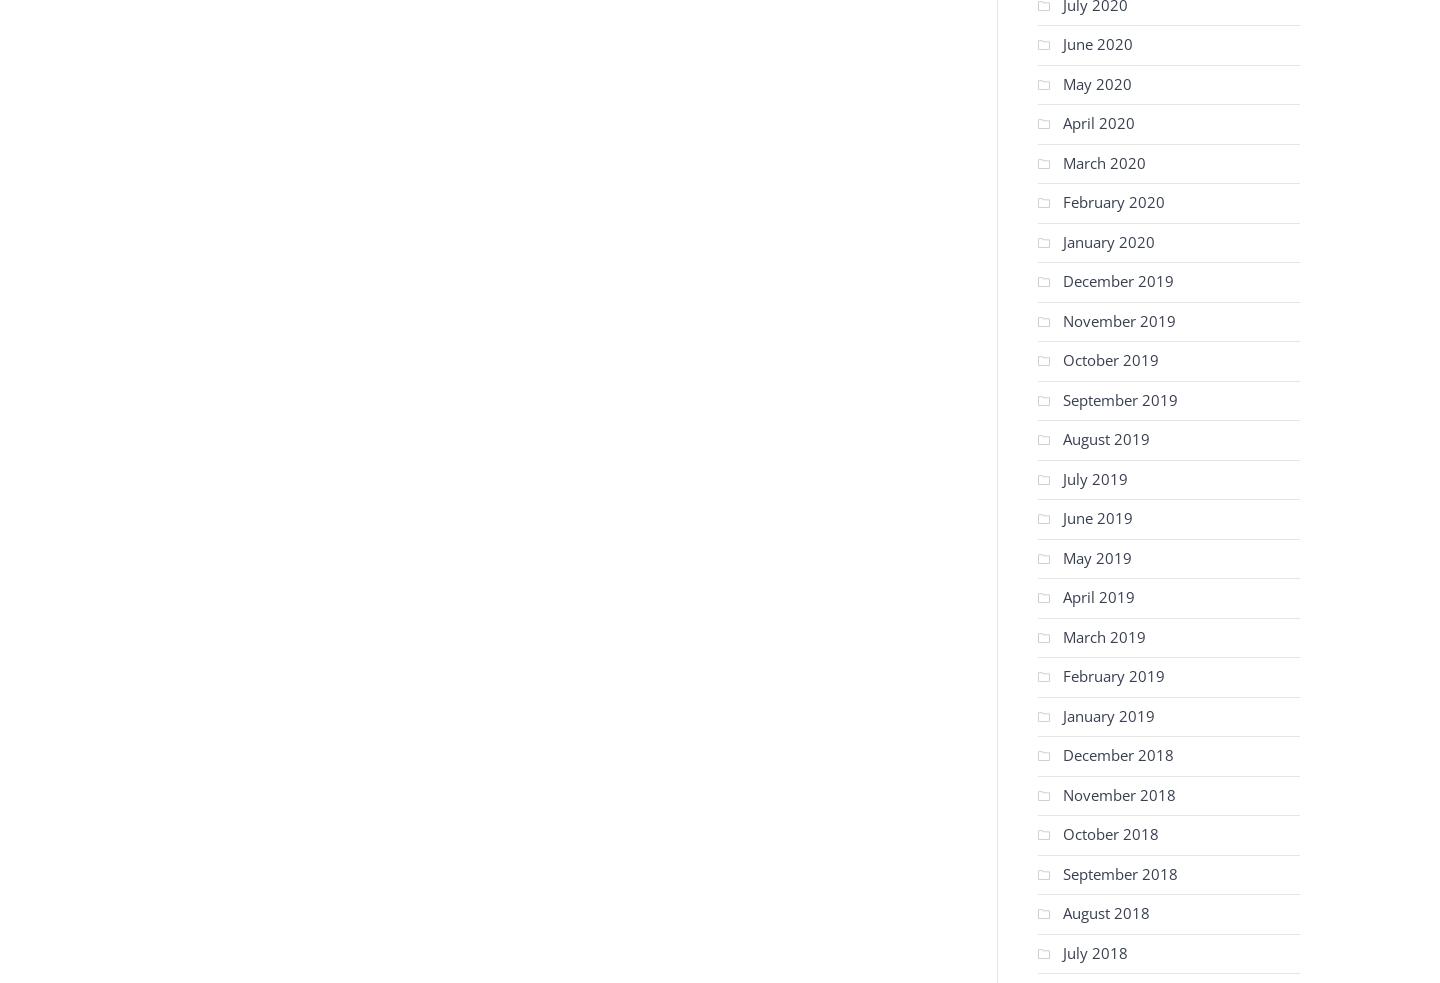 The width and height of the screenshot is (1440, 983). I want to click on 'August 2018', so click(1105, 913).